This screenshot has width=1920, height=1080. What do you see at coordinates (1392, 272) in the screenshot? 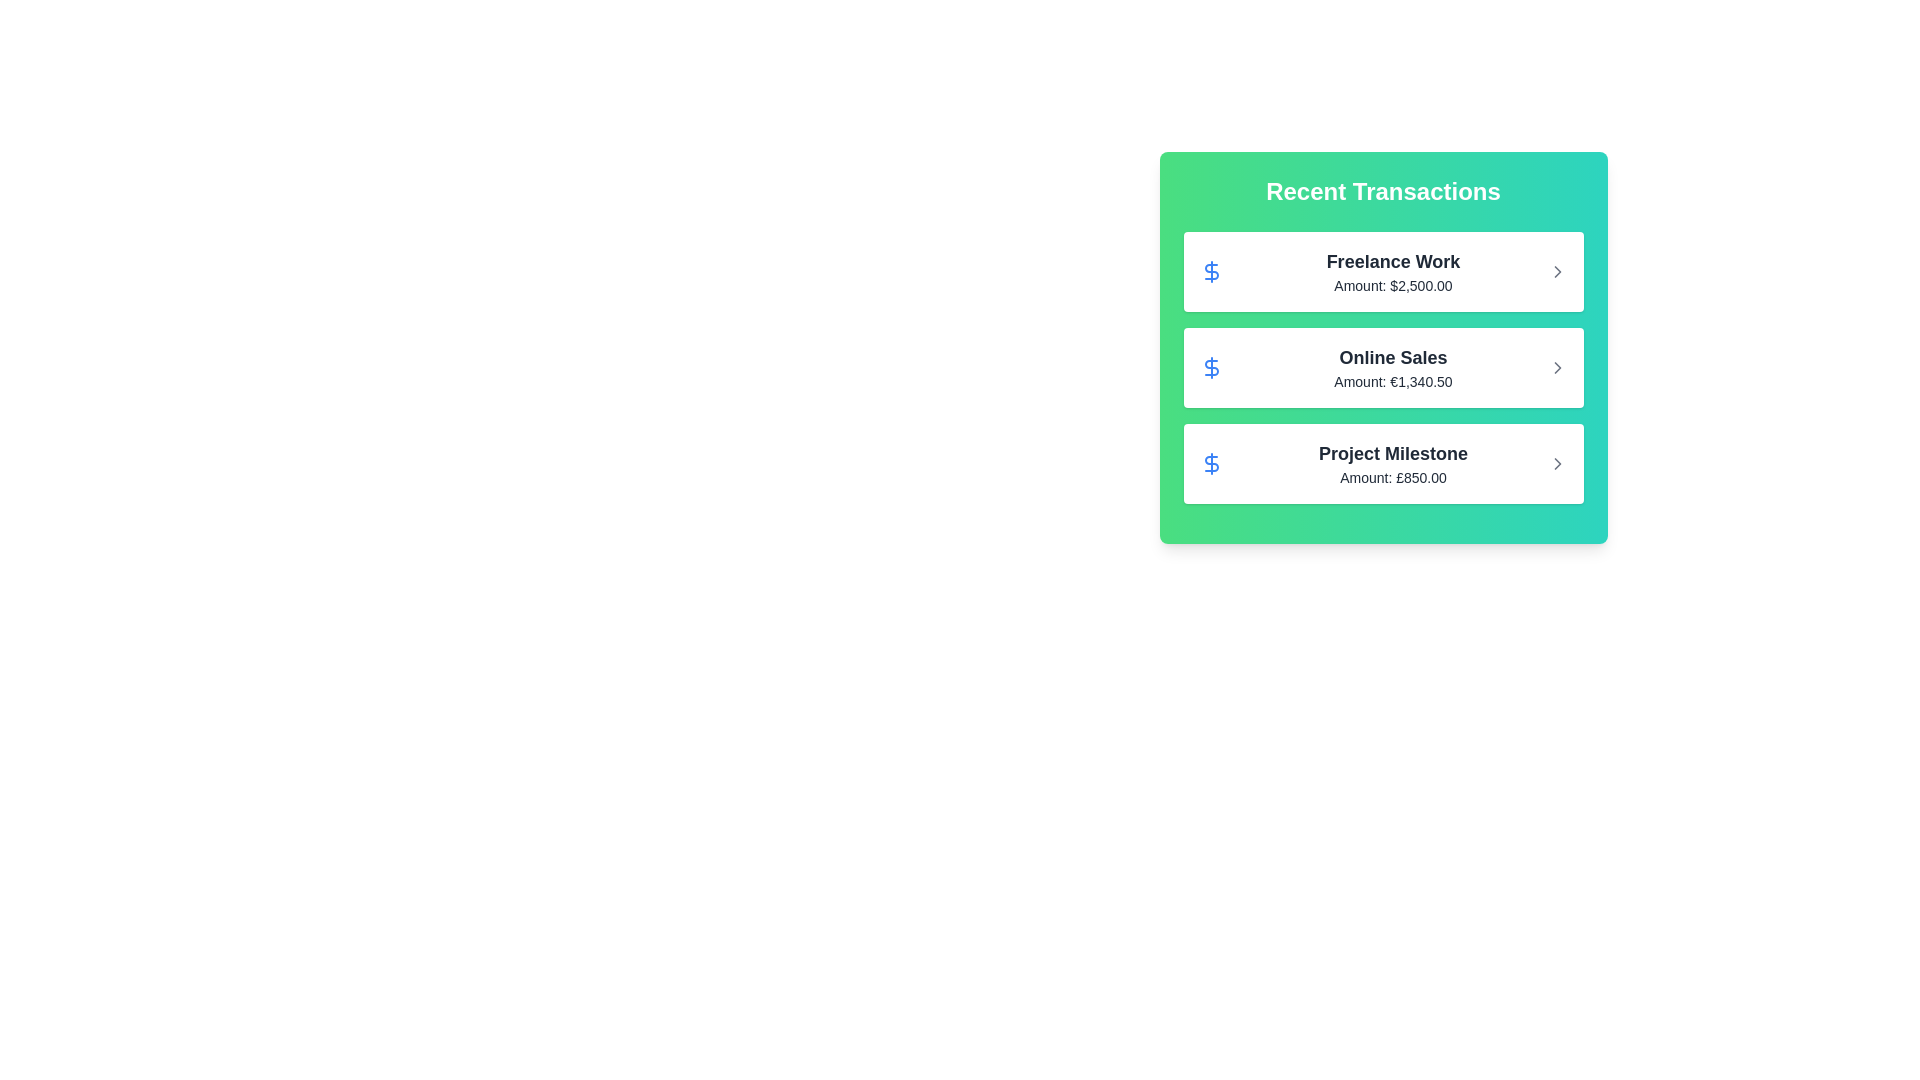
I see `text from the Information display field titled 'Freelance Work' which shows the amount '$2,500.00'` at bounding box center [1392, 272].